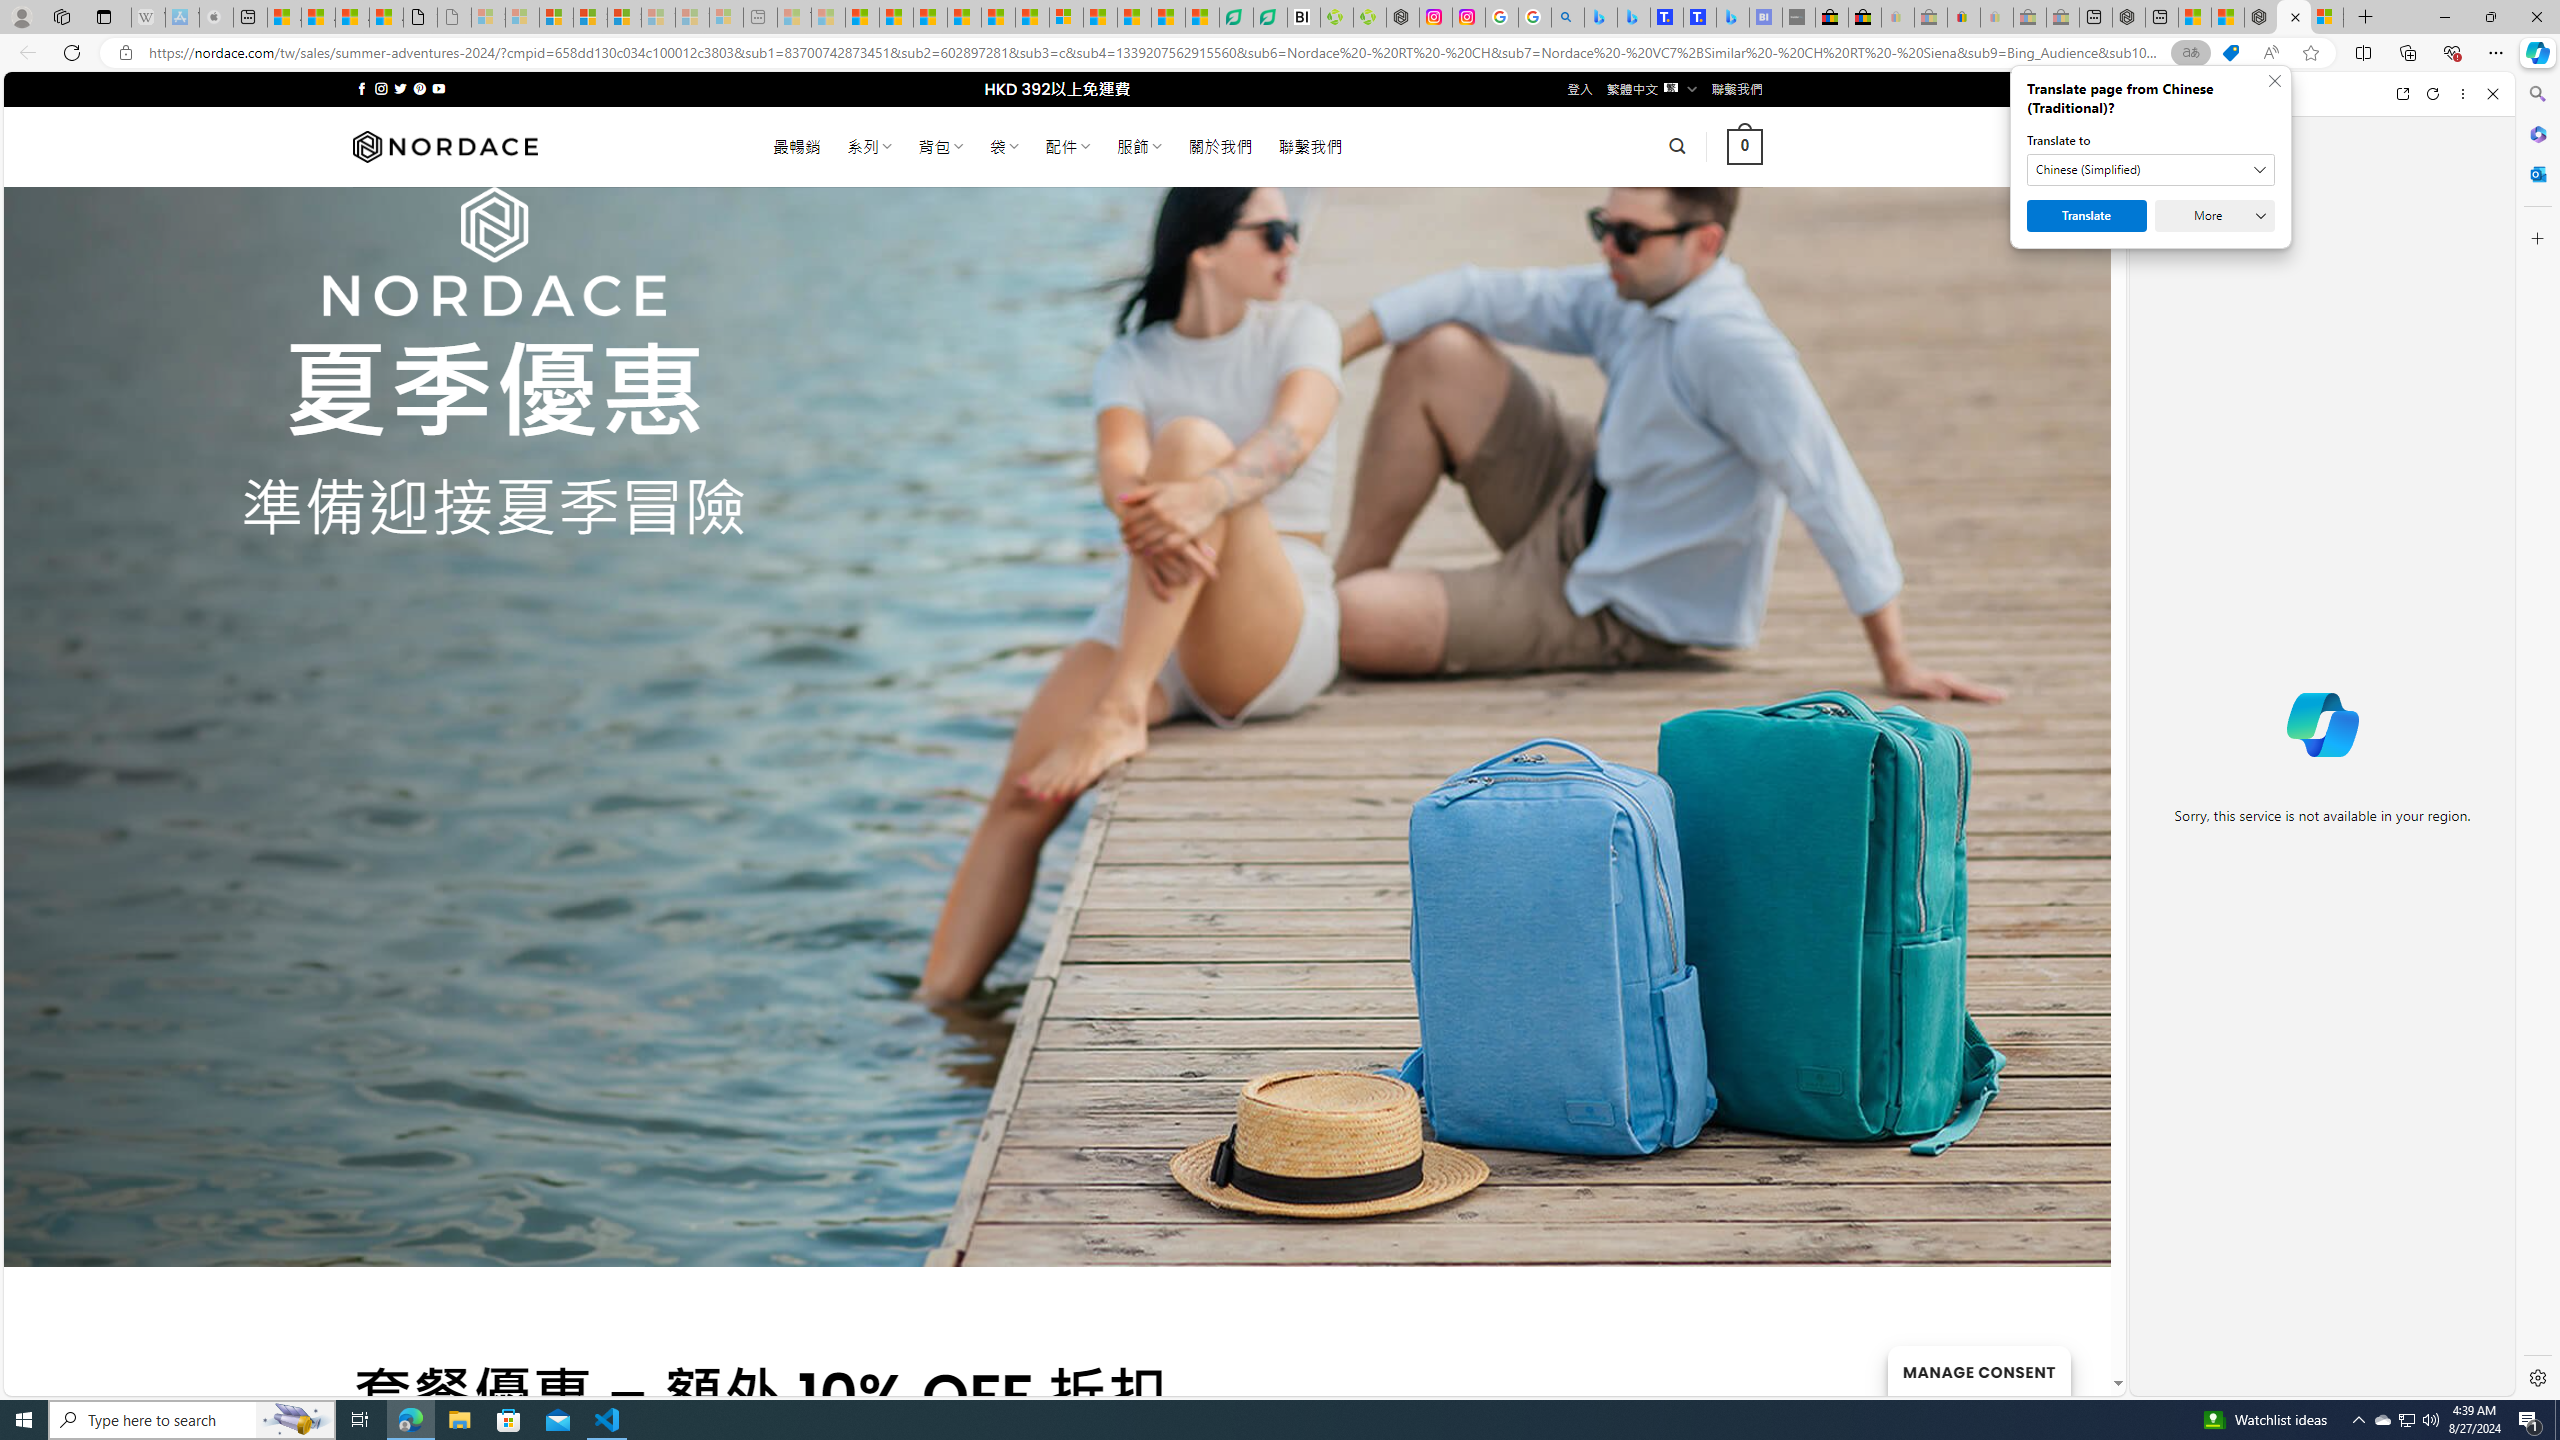 The height and width of the screenshot is (1440, 2560). Describe the element at coordinates (439, 88) in the screenshot. I see `'Follow on YouTube'` at that location.